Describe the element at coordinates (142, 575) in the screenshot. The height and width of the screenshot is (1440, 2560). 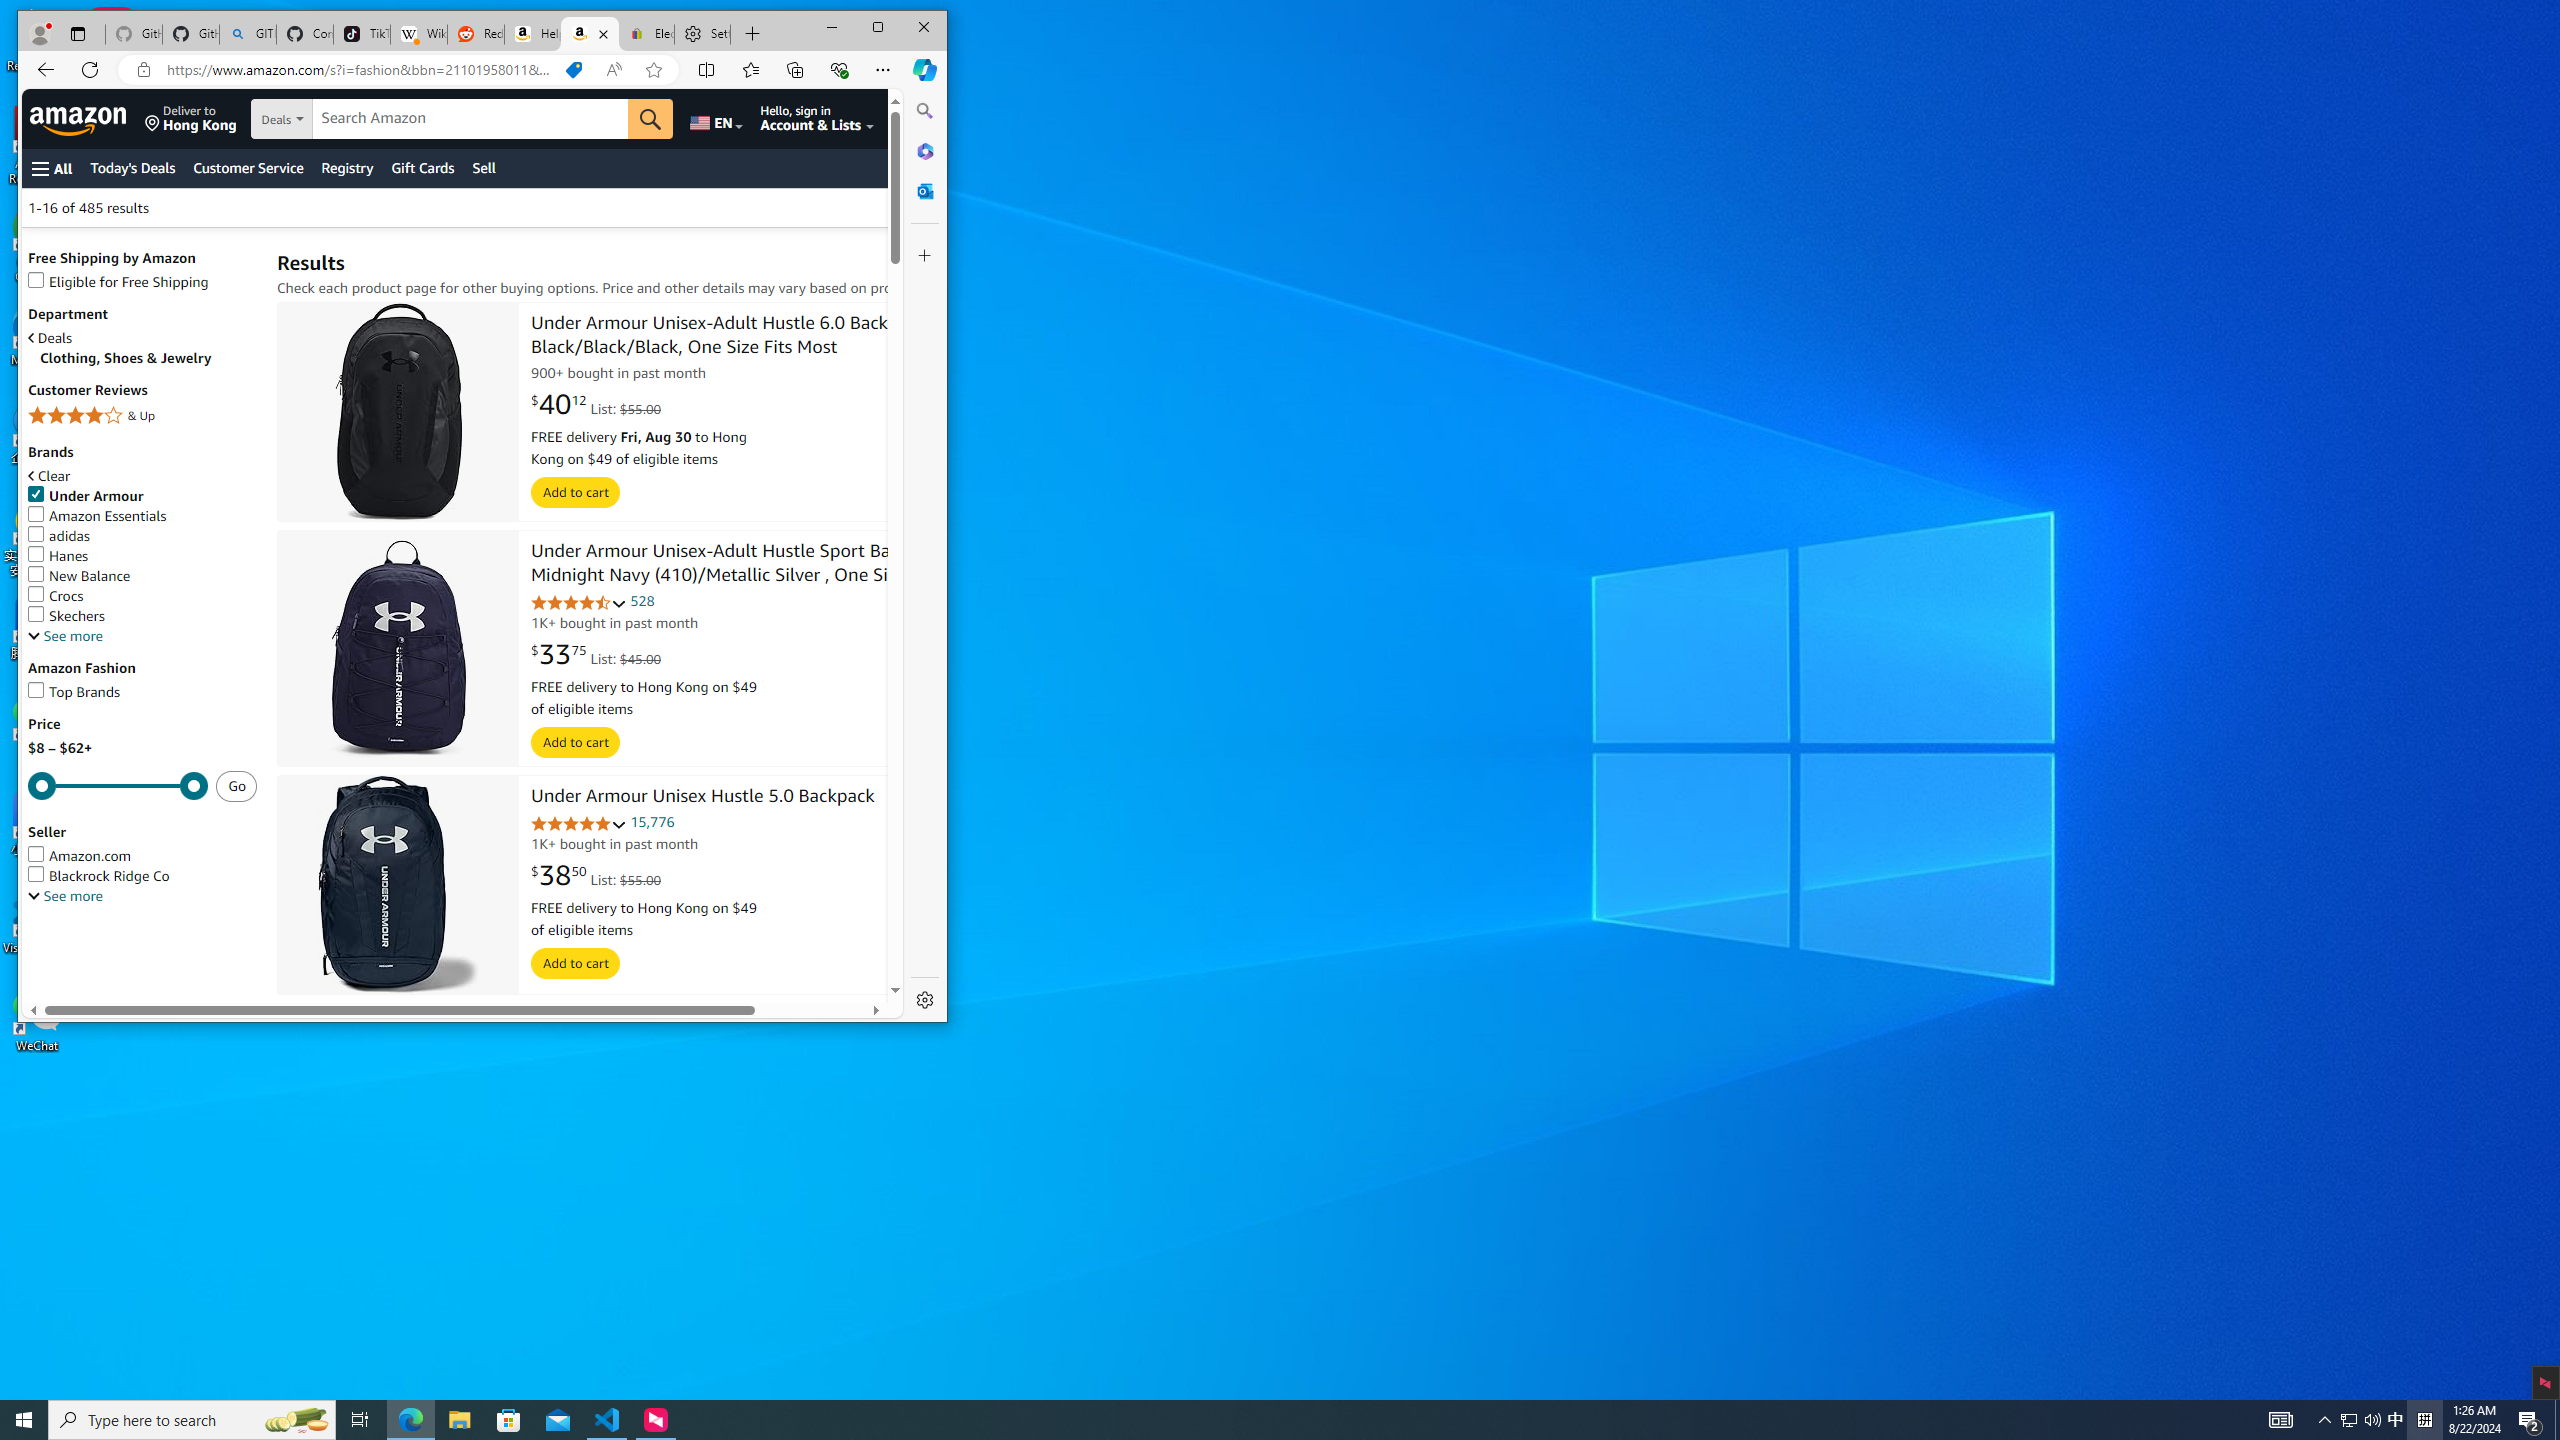
I see `'New Balance'` at that location.